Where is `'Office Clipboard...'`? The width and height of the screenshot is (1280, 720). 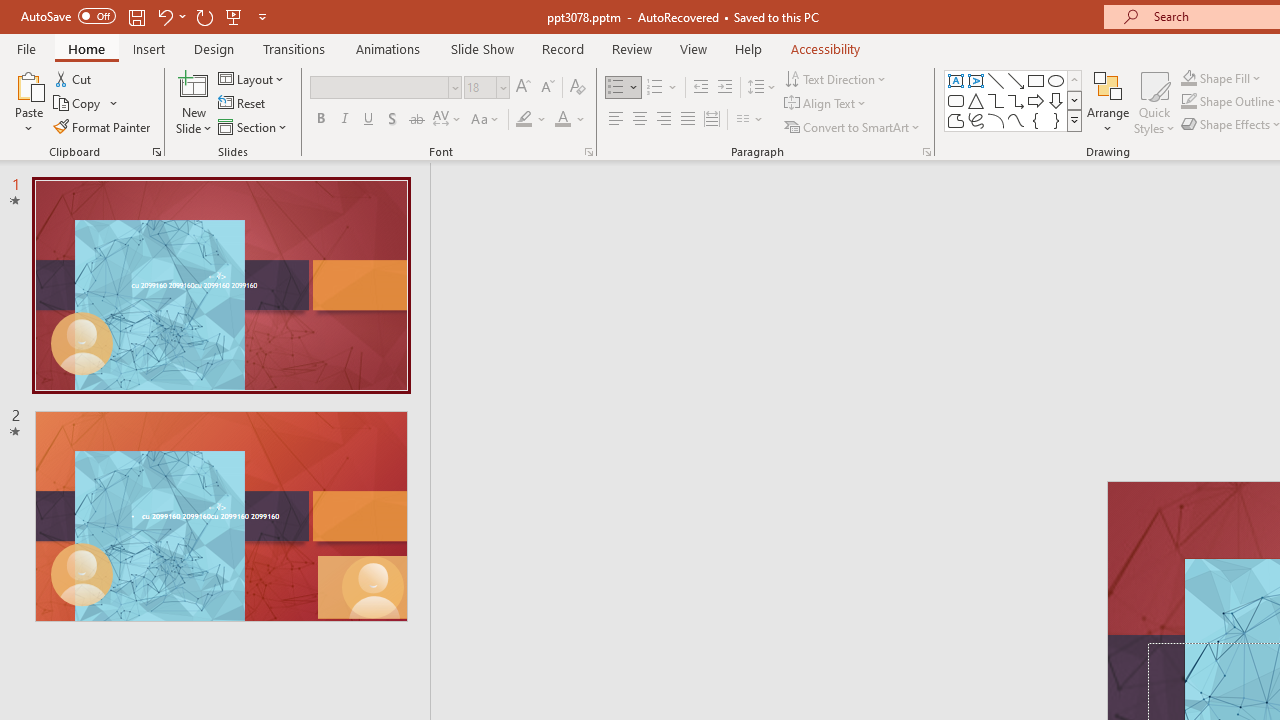 'Office Clipboard...' is located at coordinates (155, 150).